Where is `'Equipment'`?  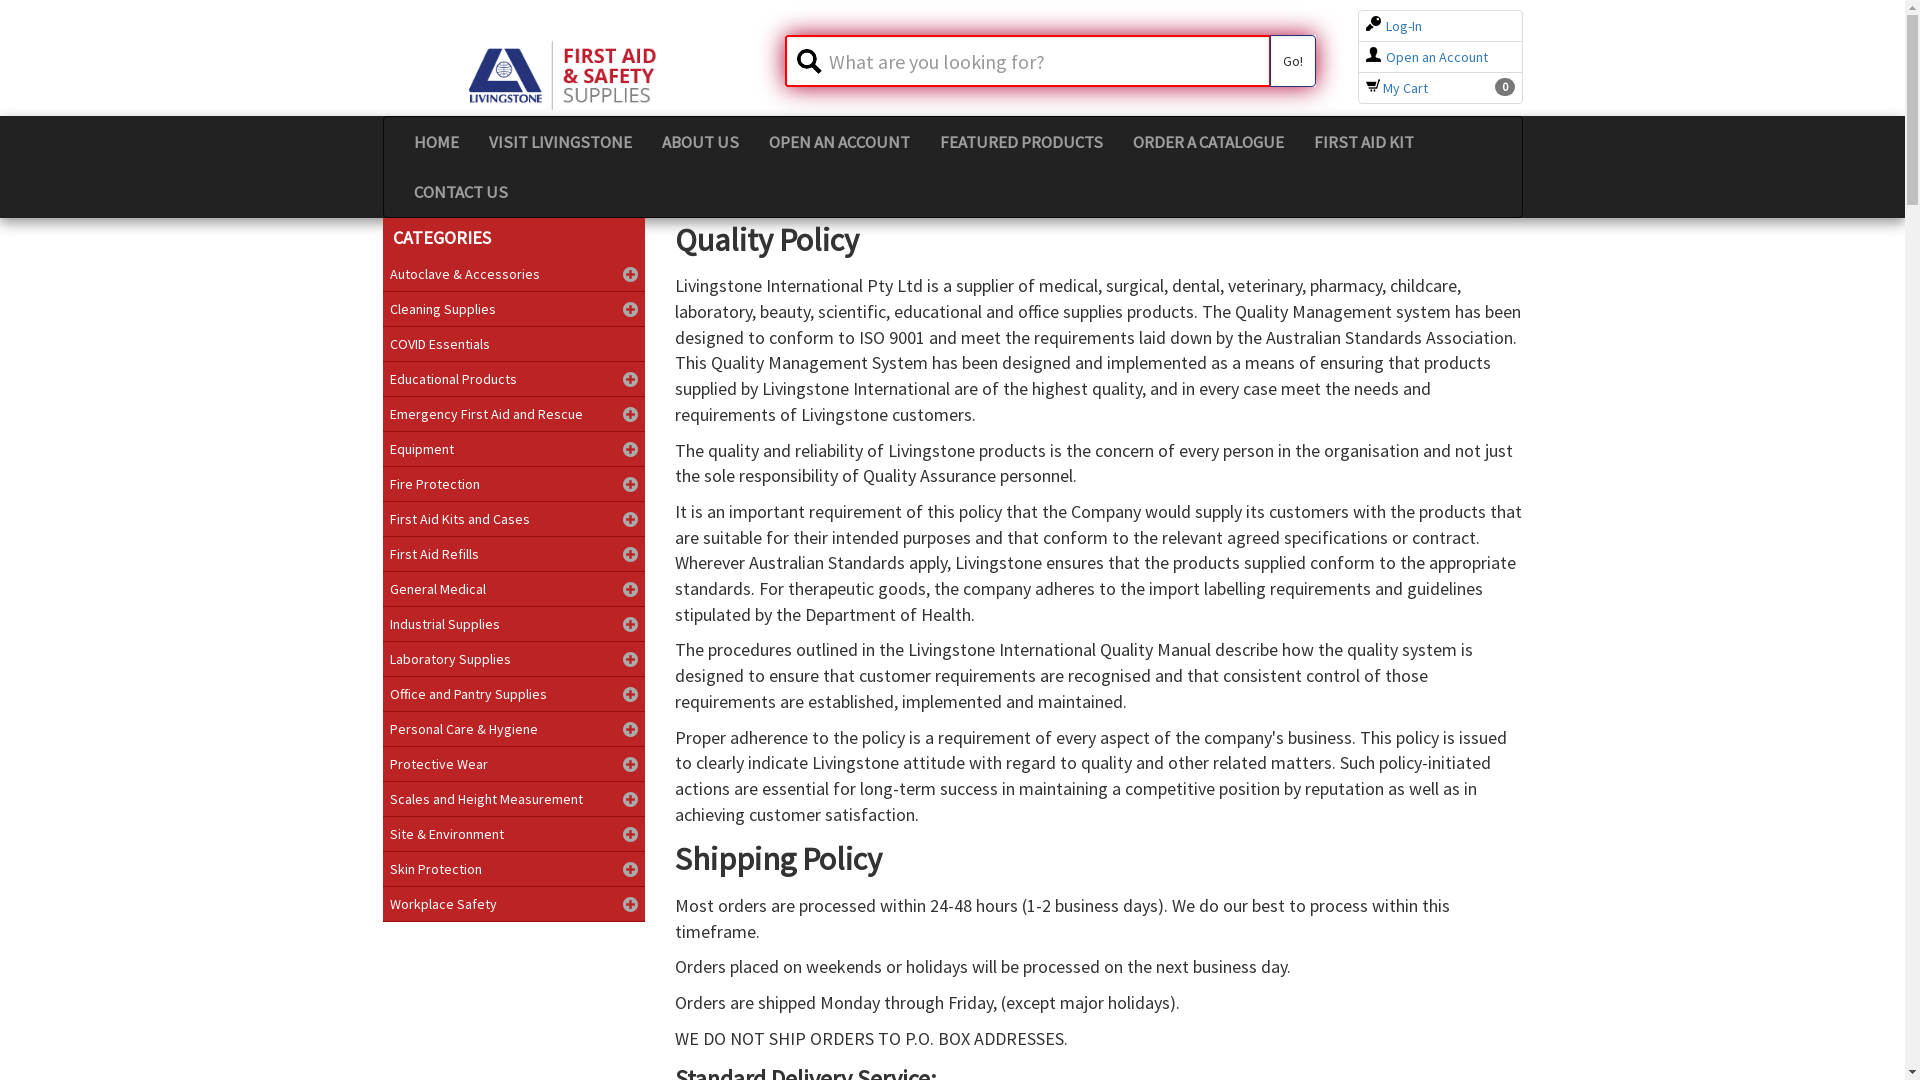
'Equipment' is located at coordinates (382, 447).